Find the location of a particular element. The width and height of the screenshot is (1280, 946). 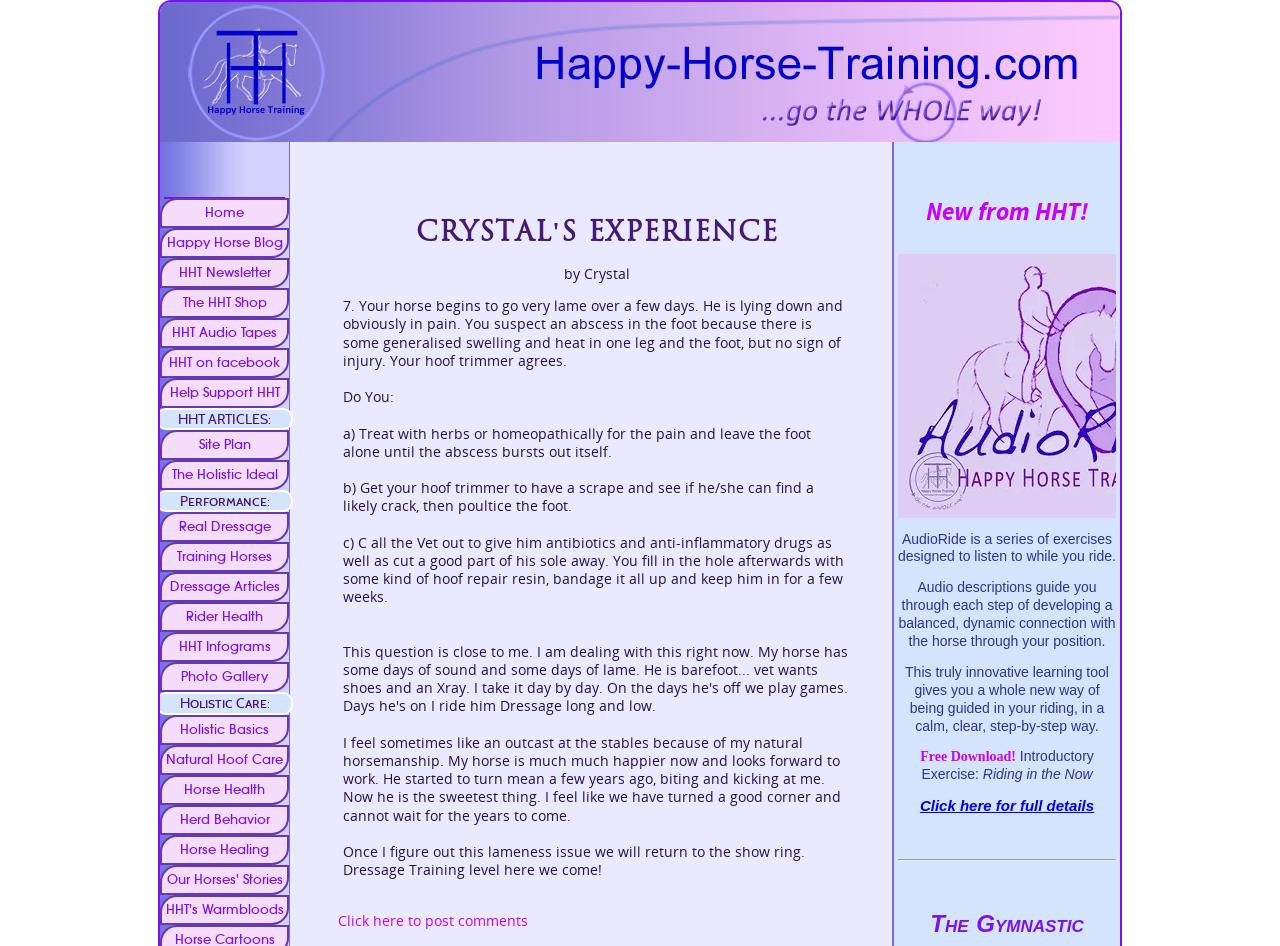

'Photo Gallery' is located at coordinates (224, 676).